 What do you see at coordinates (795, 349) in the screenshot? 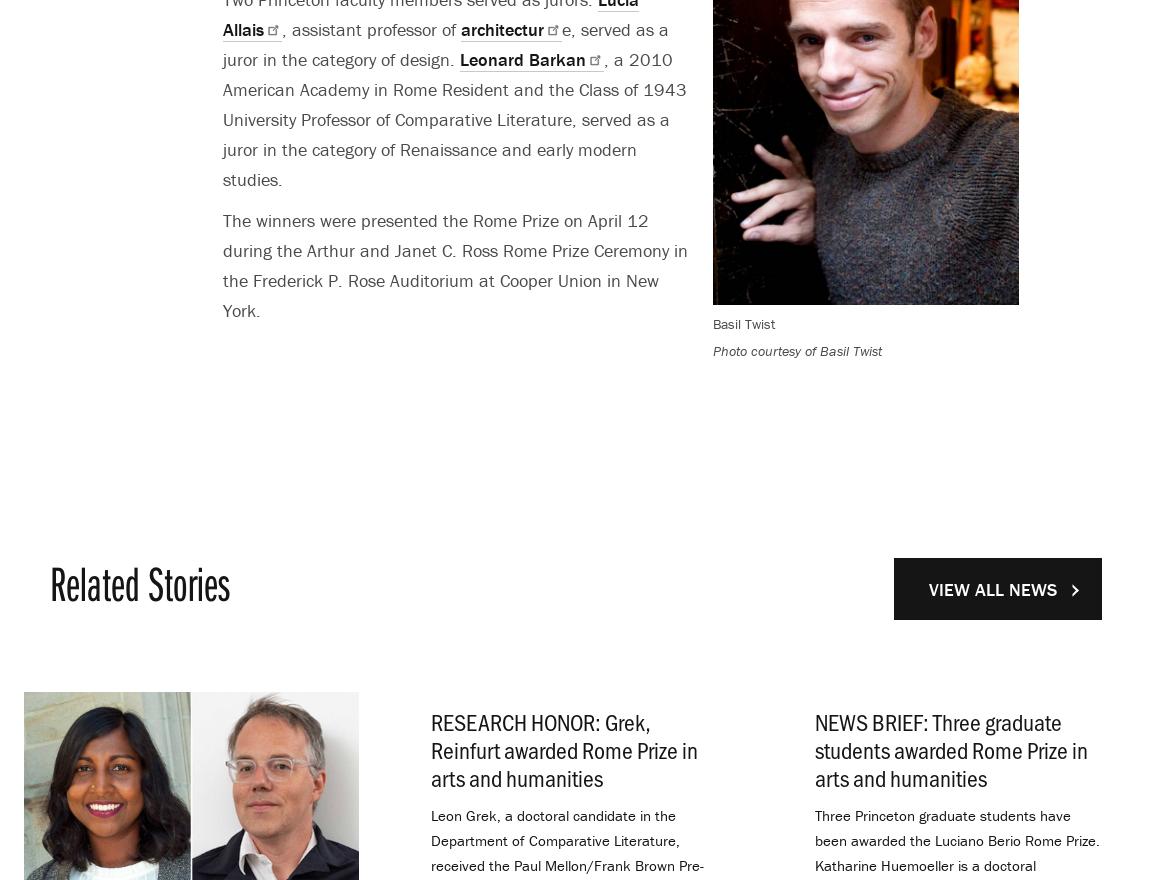
I see `'Photo courtesy of Basil Twist'` at bounding box center [795, 349].